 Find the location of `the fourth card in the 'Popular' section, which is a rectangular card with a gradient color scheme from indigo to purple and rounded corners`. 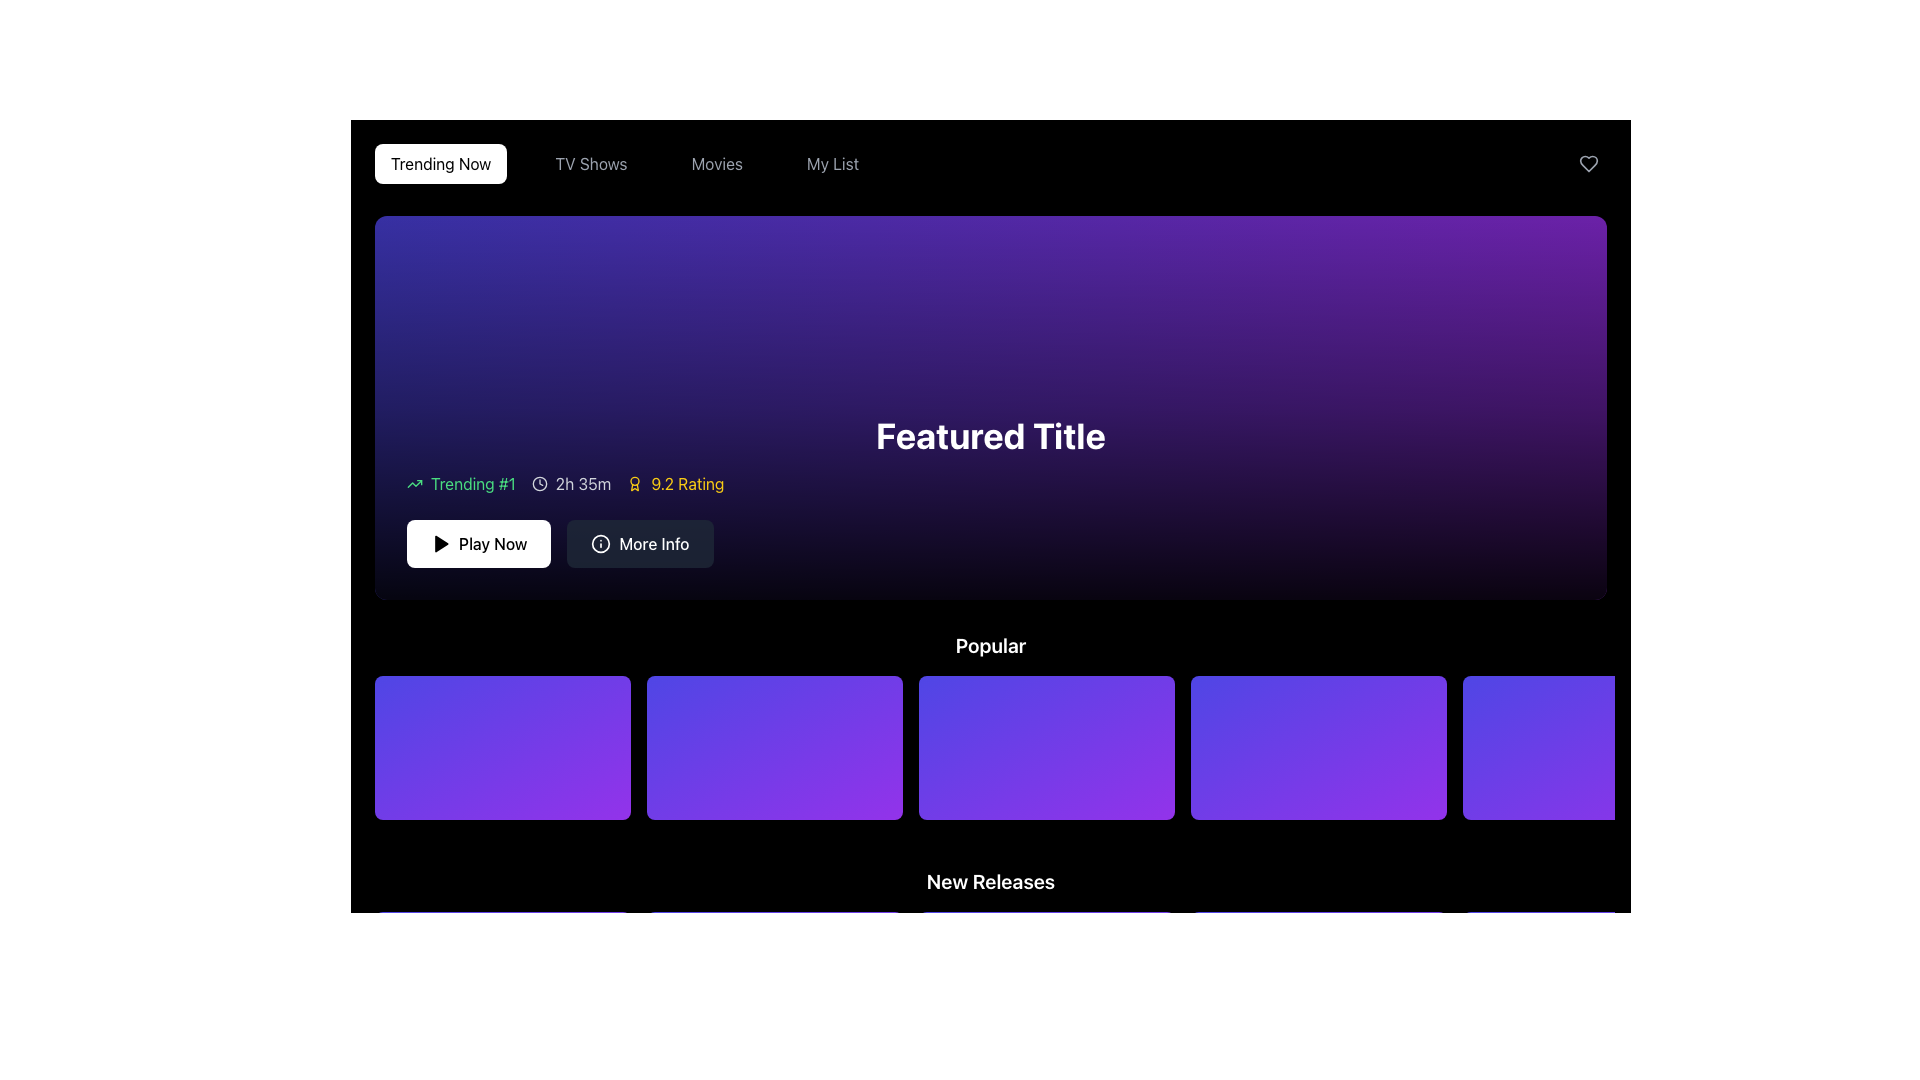

the fourth card in the 'Popular' section, which is a rectangular card with a gradient color scheme from indigo to purple and rounded corners is located at coordinates (1319, 748).